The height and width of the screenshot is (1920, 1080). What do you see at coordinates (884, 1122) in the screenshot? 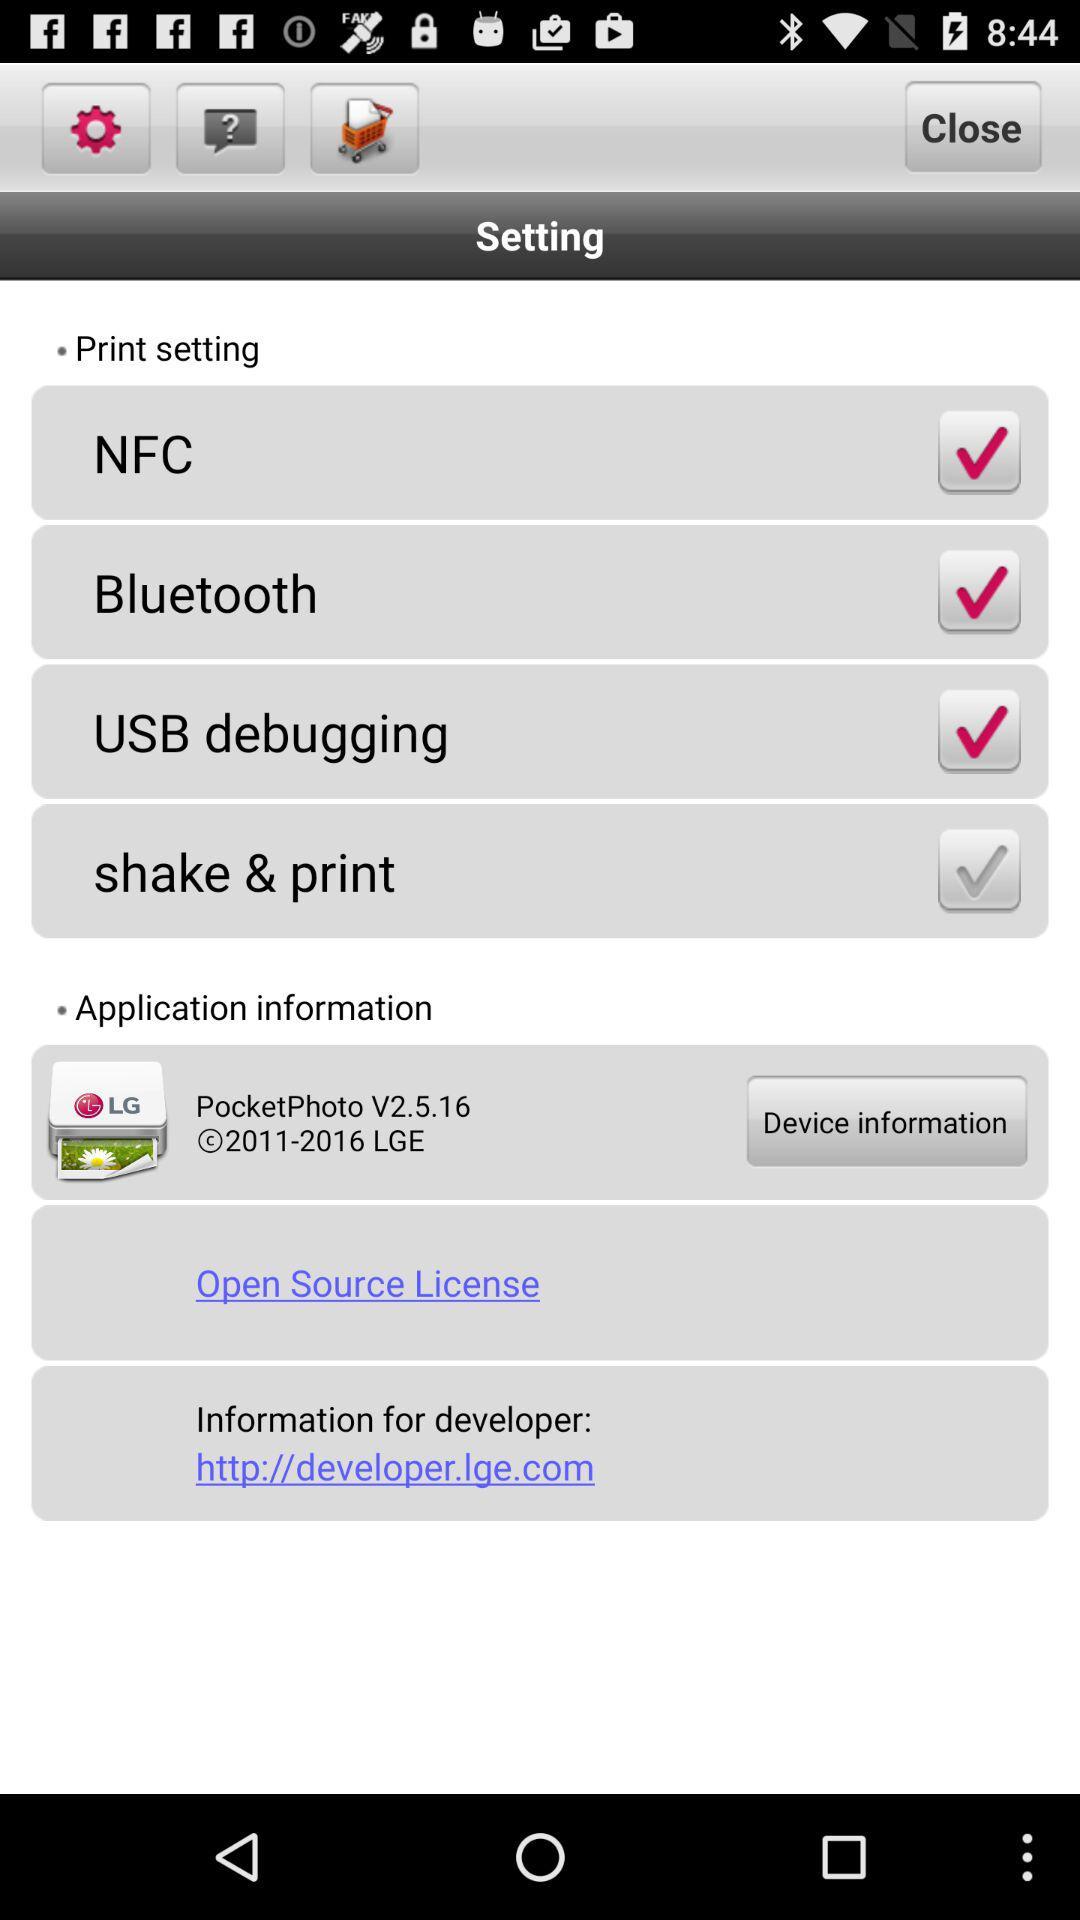
I see `app to the right of pocketphoto v2 5 item` at bounding box center [884, 1122].